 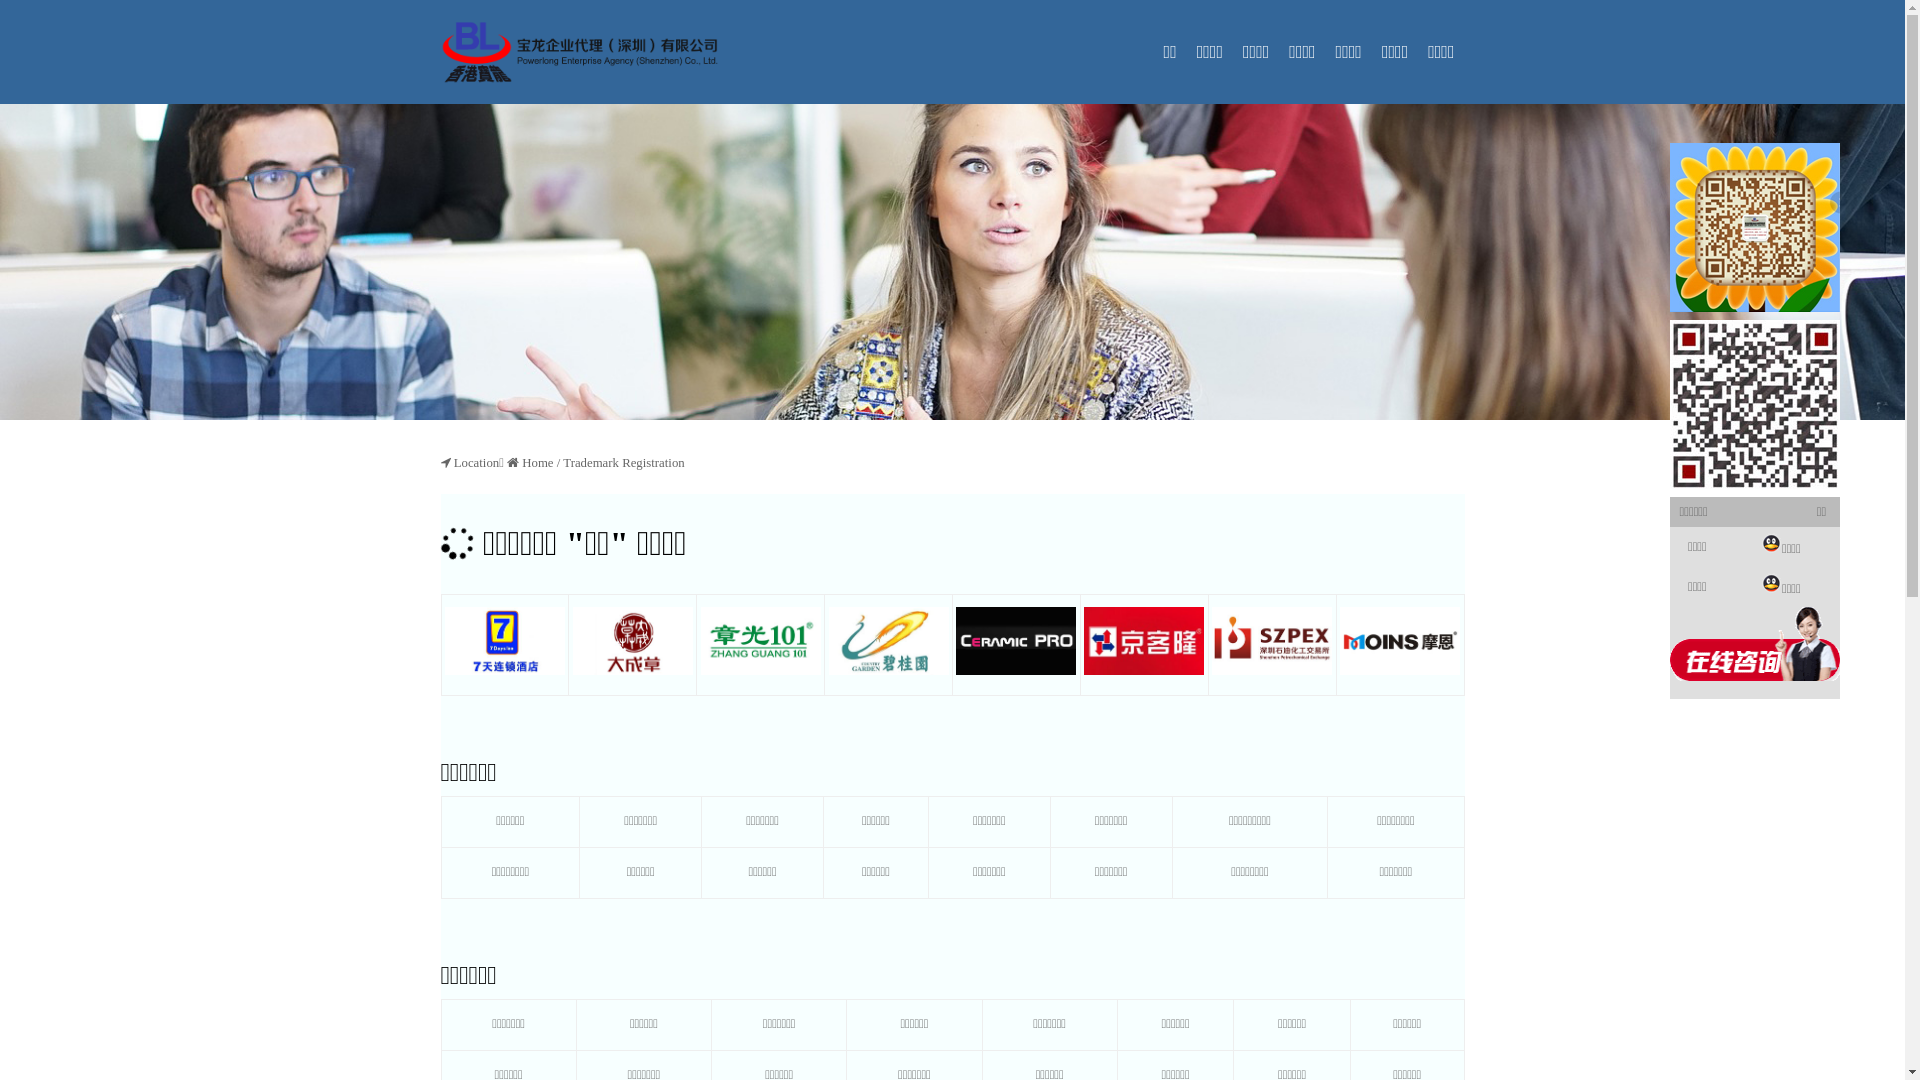 I want to click on 'Home', so click(x=537, y=462).